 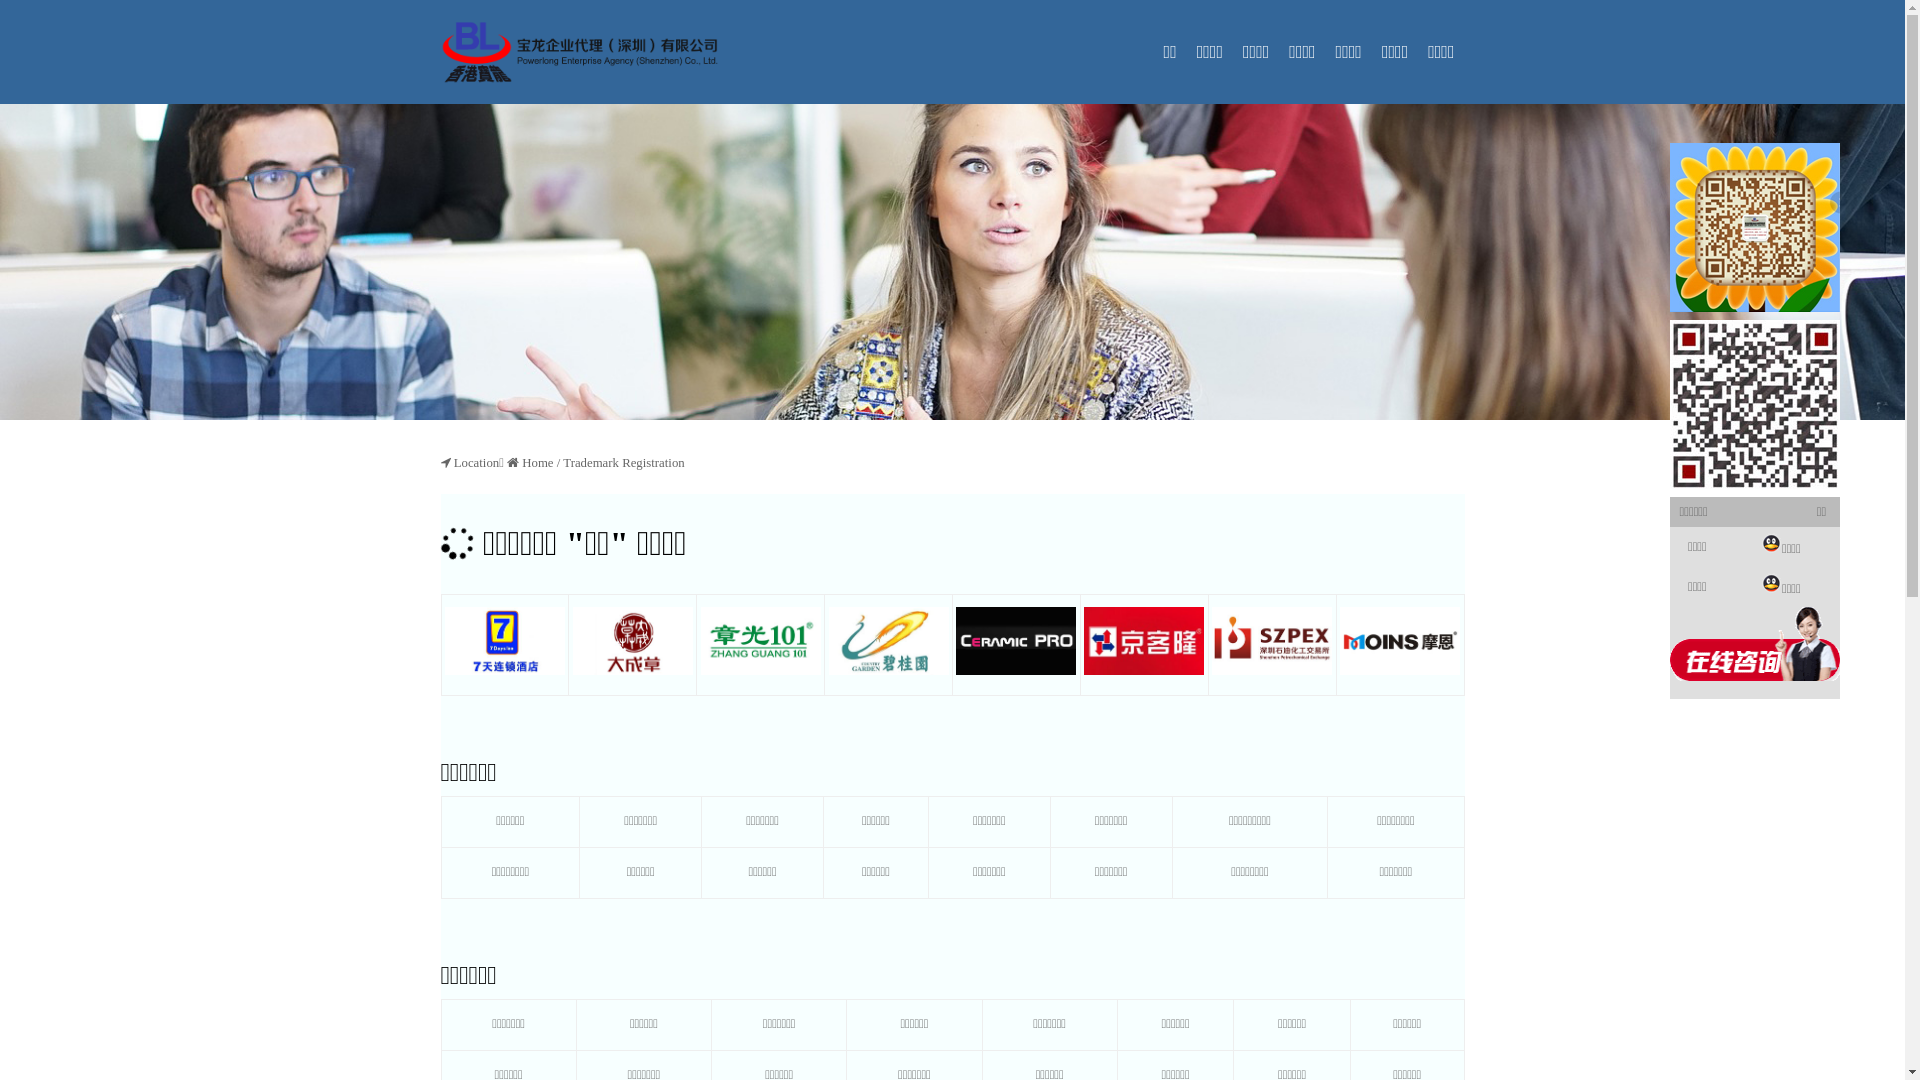 I want to click on 'Home', so click(x=537, y=462).